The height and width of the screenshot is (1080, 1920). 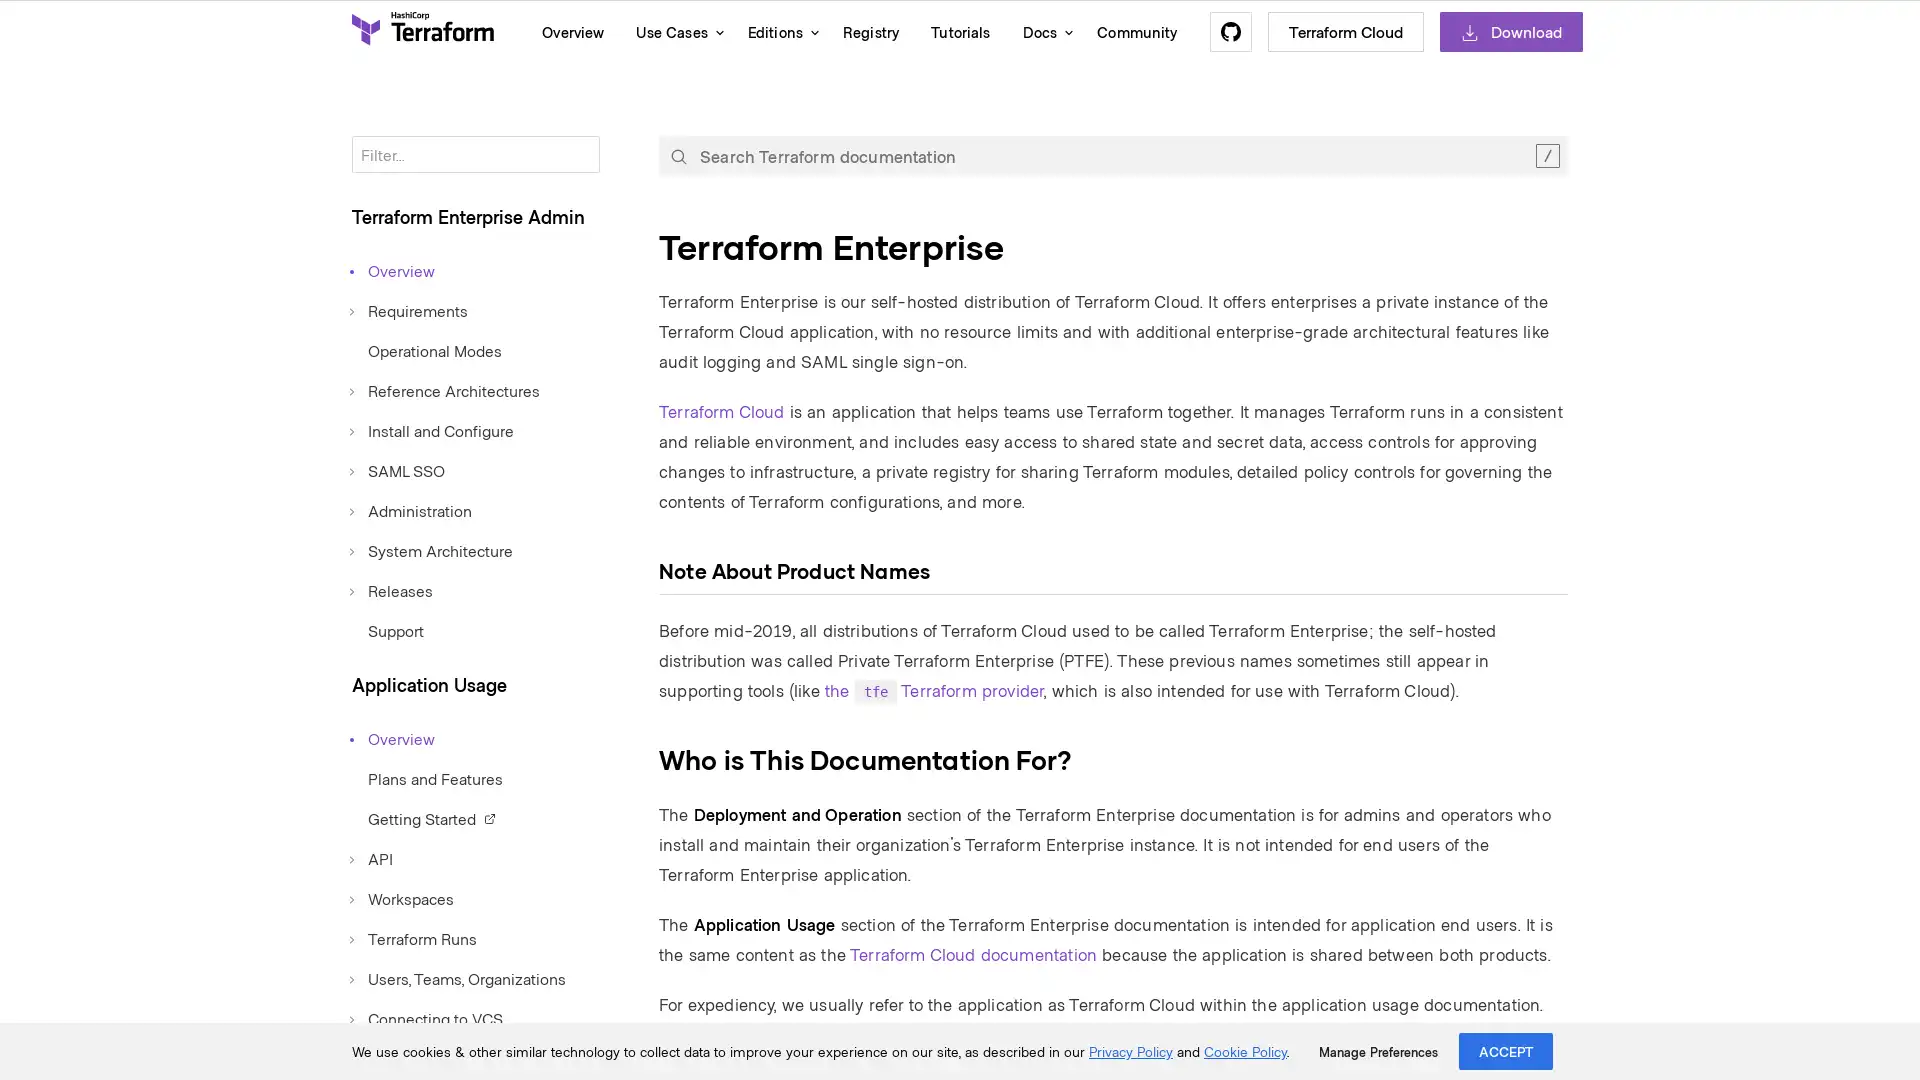 What do you see at coordinates (458, 977) in the screenshot?
I see `Users, Teams, Organizations` at bounding box center [458, 977].